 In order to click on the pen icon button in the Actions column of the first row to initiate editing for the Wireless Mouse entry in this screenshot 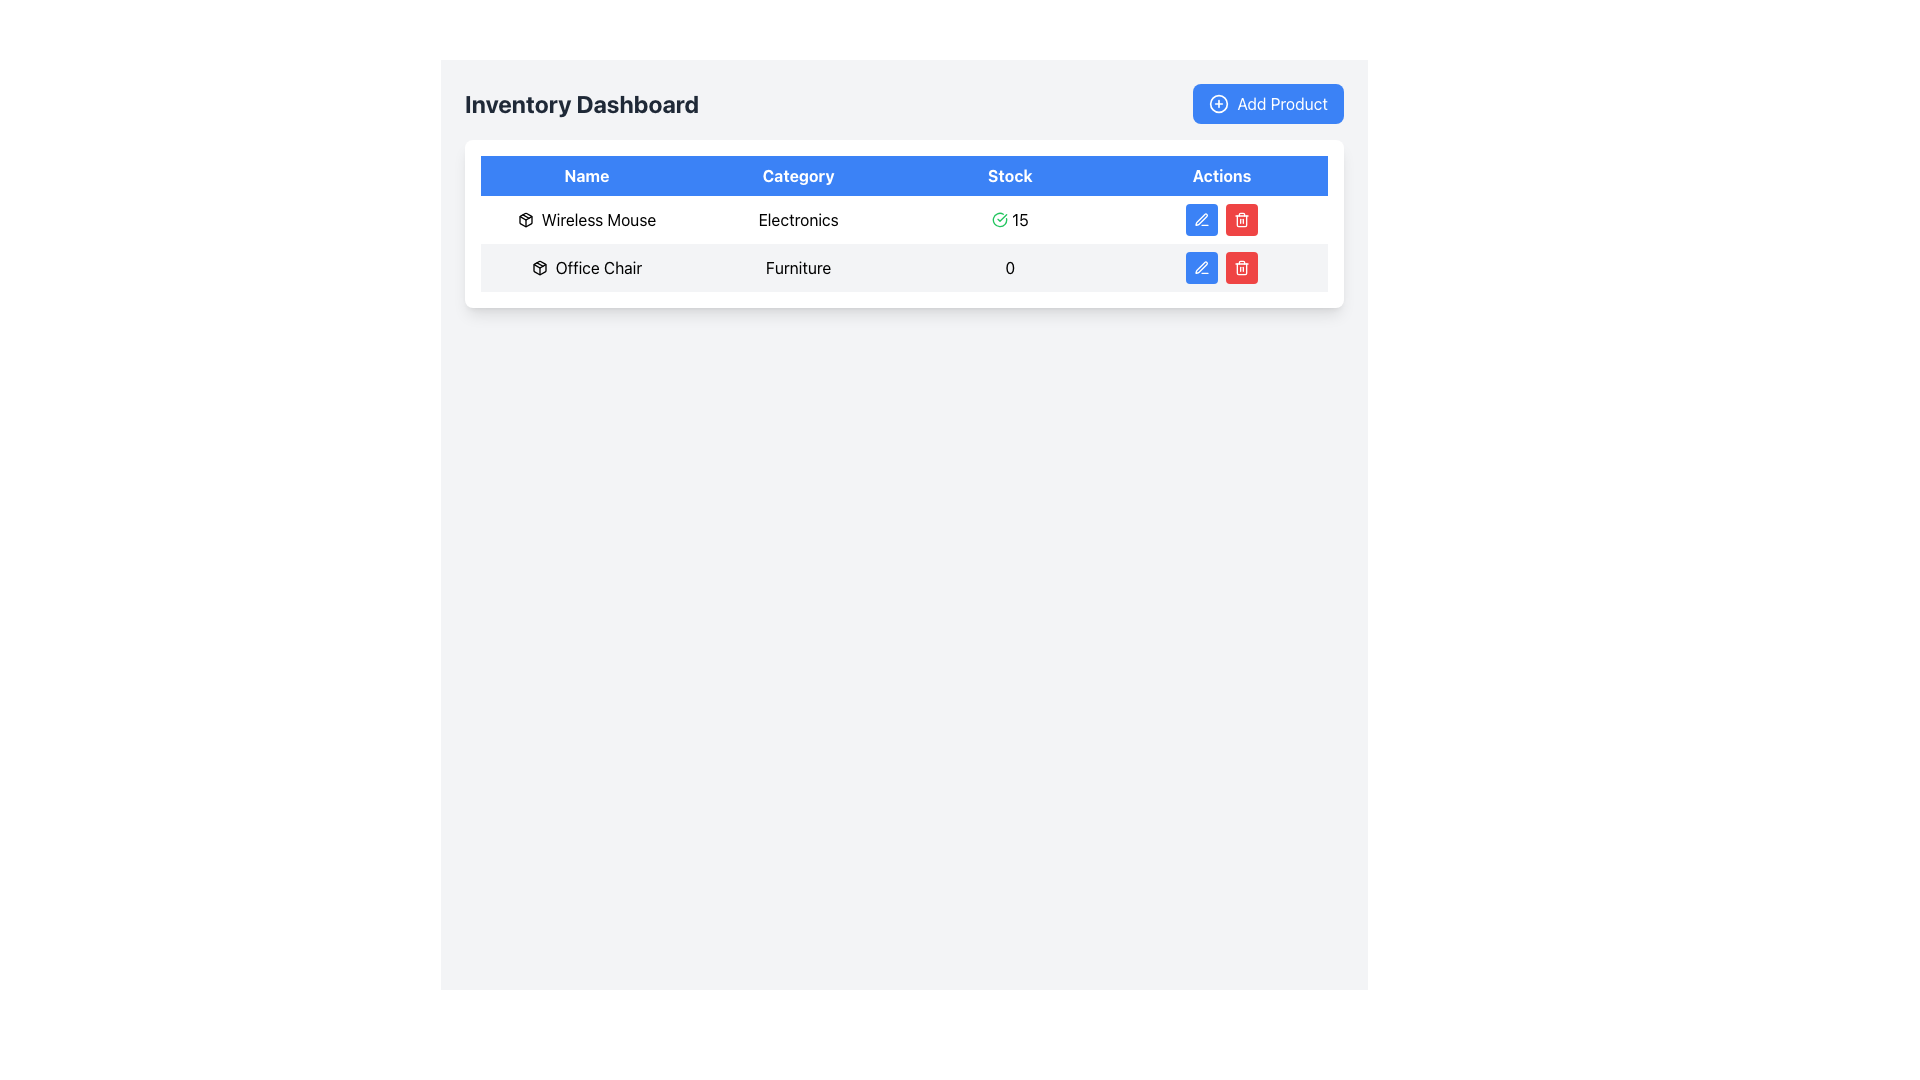, I will do `click(1200, 219)`.